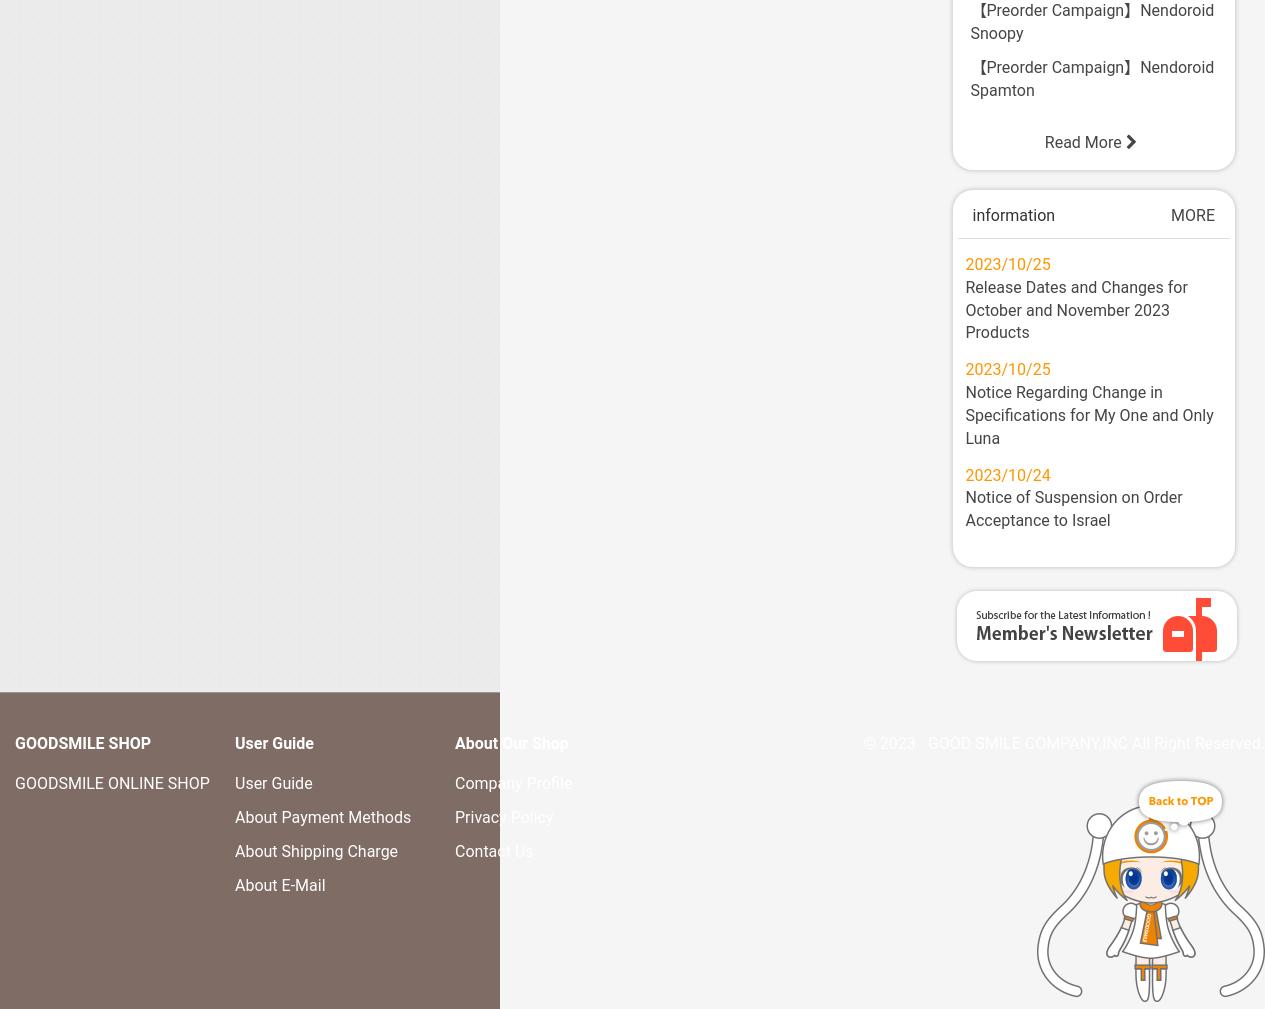 Image resolution: width=1265 pixels, height=1009 pixels. I want to click on 'information', so click(1012, 214).